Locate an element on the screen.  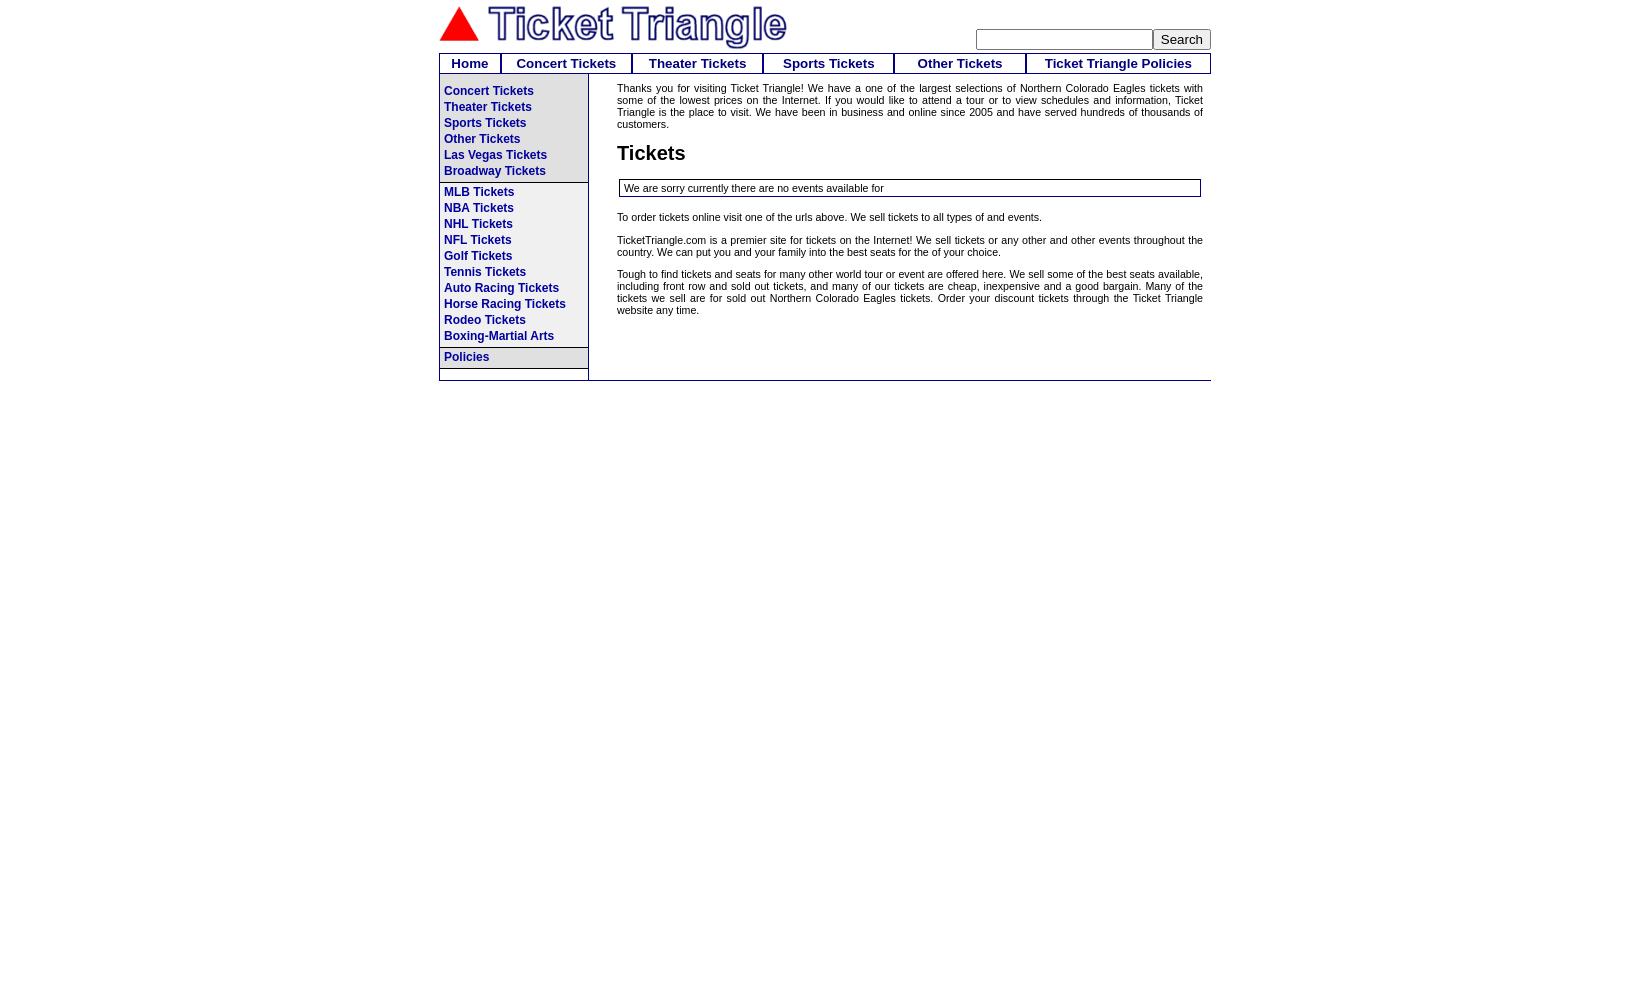
'TicketTriangle.com is a premier site for tickets on the Internet! We sell tickets or any other and other events throughout the country. We can put you and your family into the best seats for the of your choice.' is located at coordinates (909, 244).